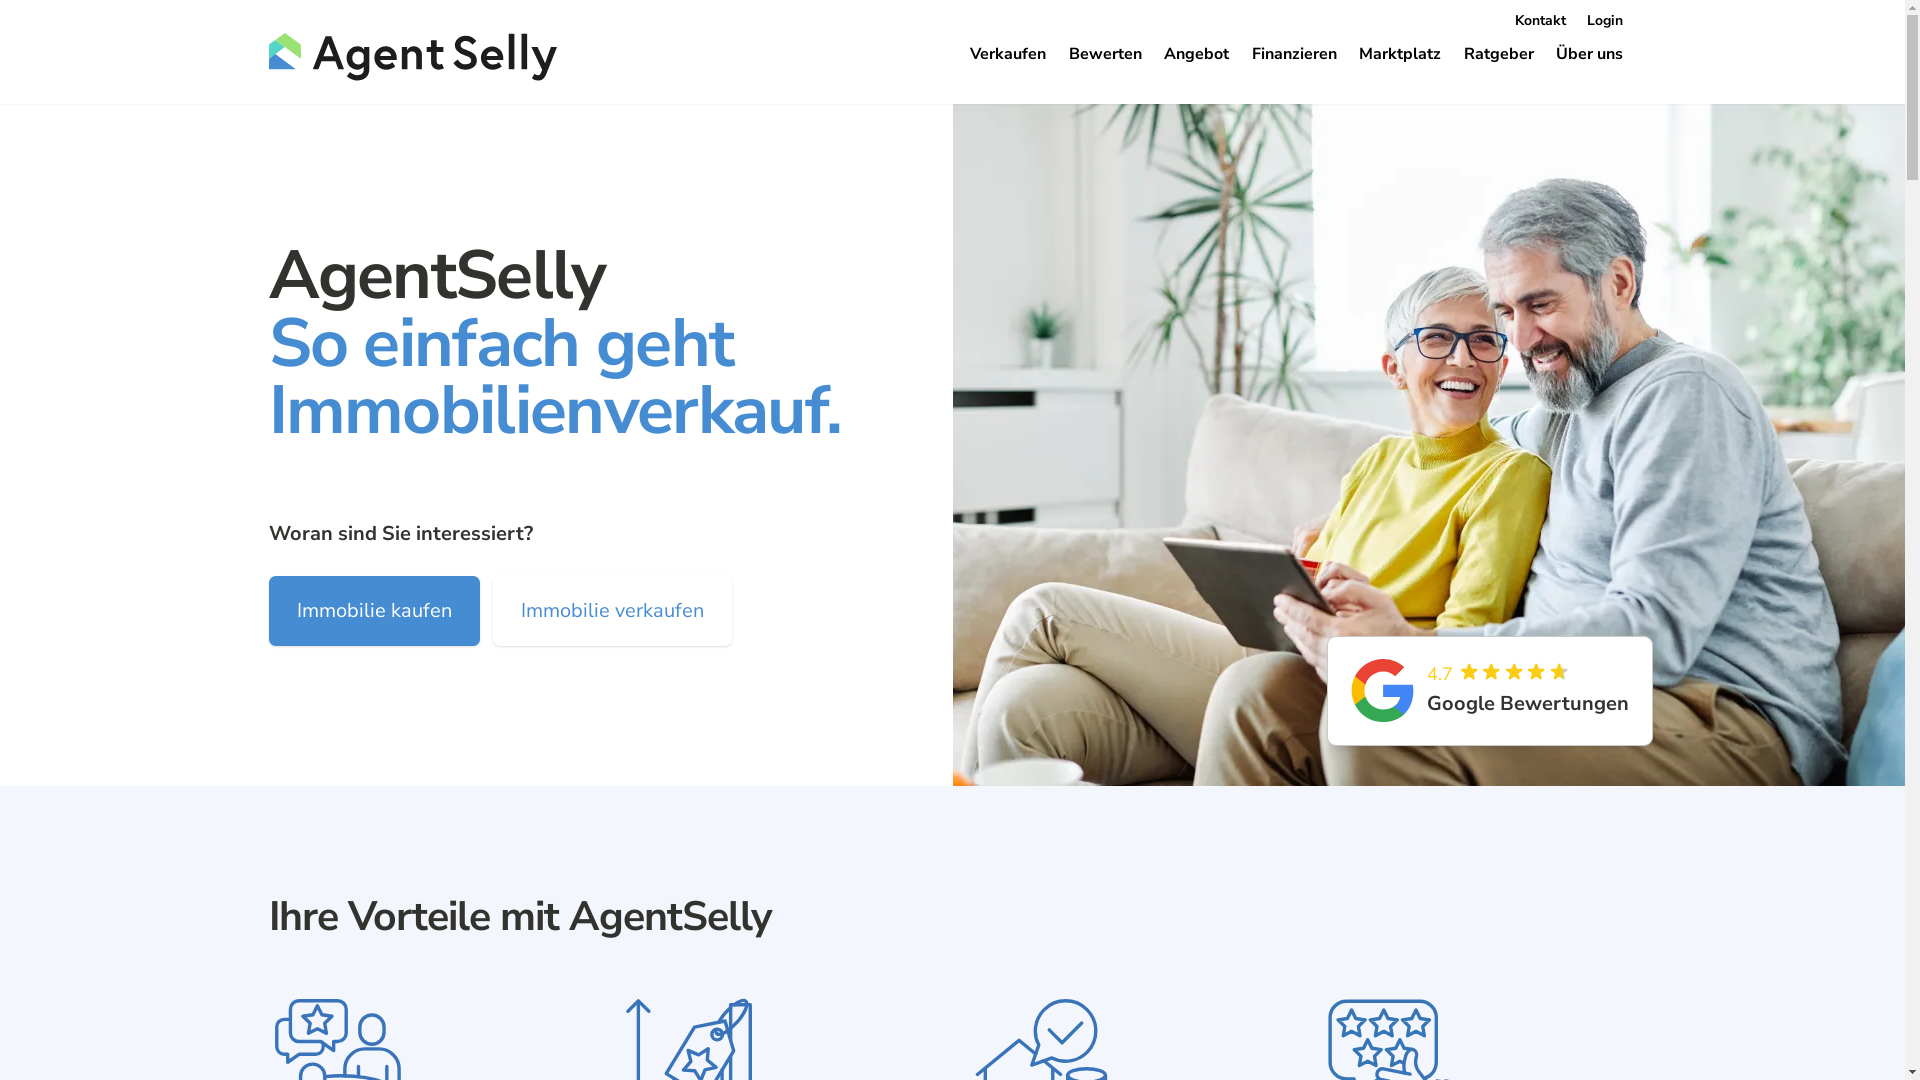 The image size is (1920, 1080). Describe the element at coordinates (373, 609) in the screenshot. I see `'Immobilie kaufen'` at that location.